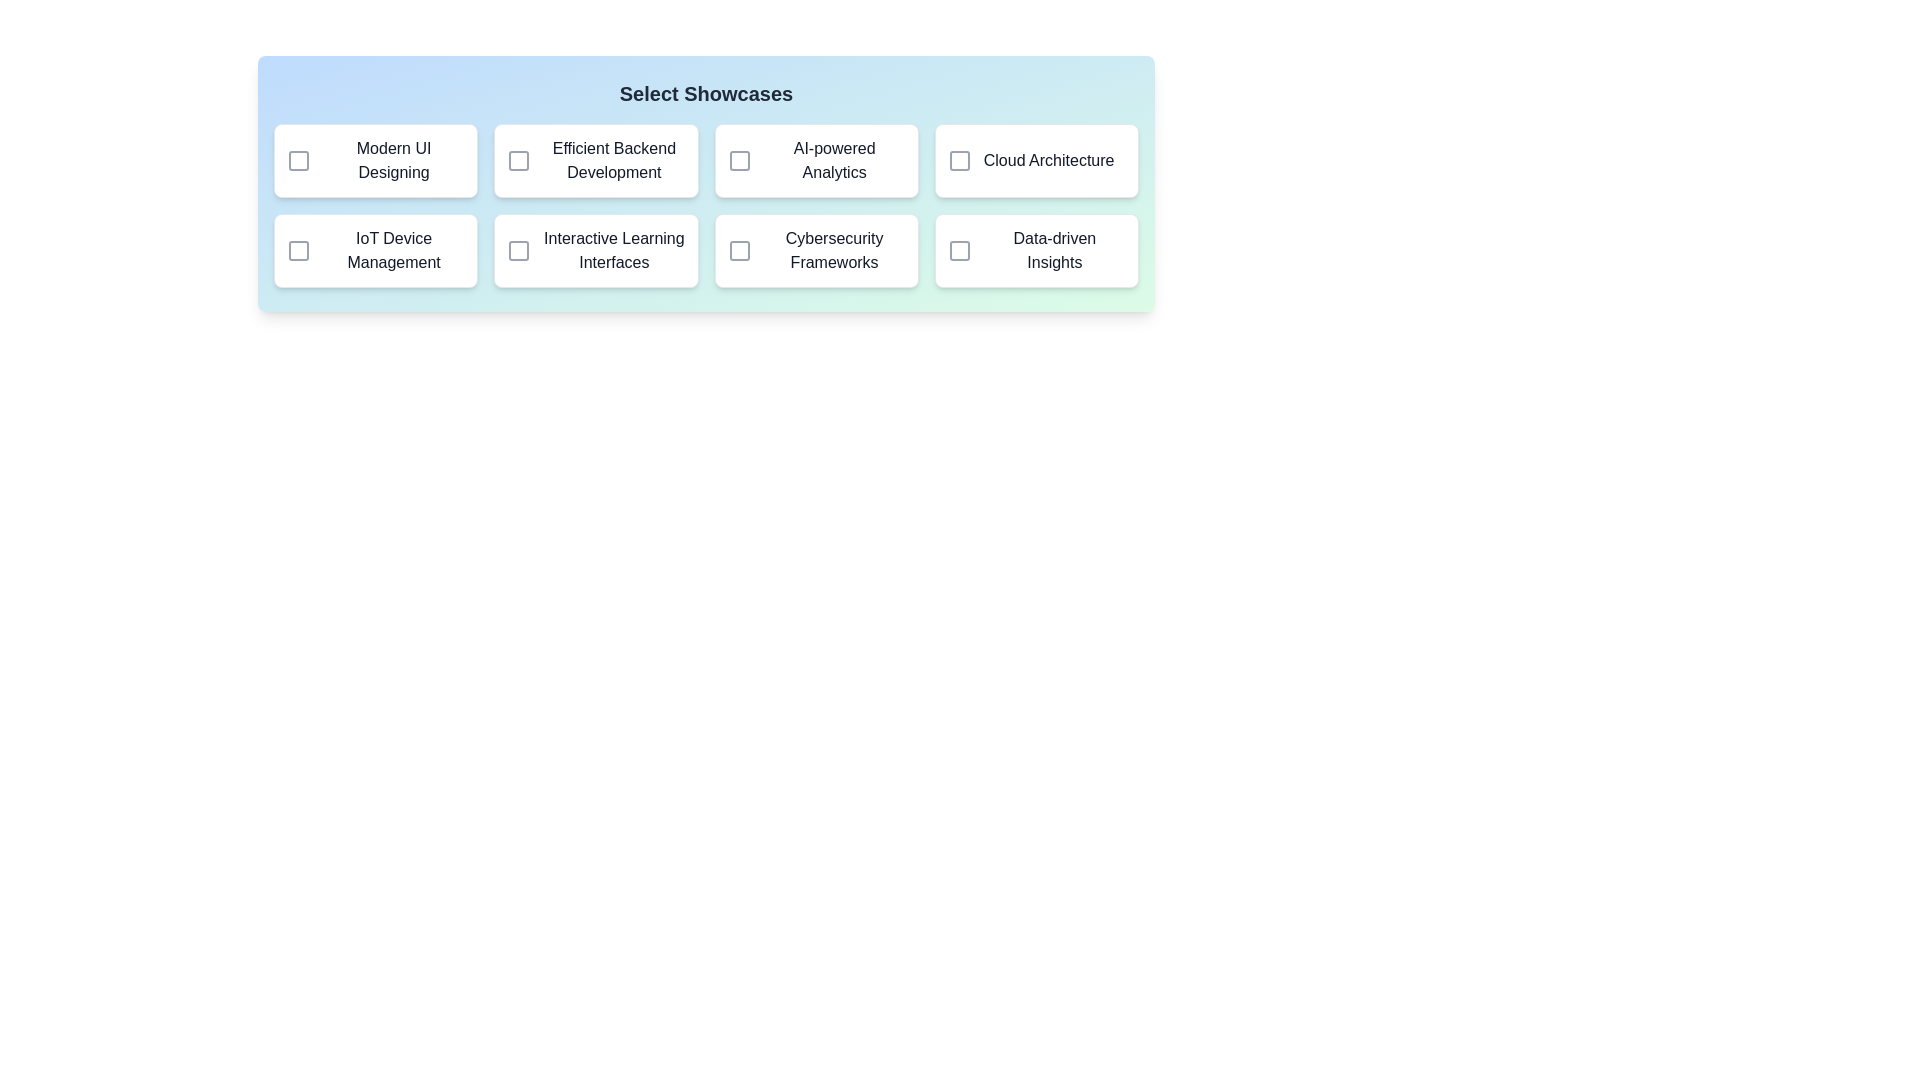  Describe the element at coordinates (518, 160) in the screenshot. I see `the showcase corresponding to Efficient Backend Development` at that location.